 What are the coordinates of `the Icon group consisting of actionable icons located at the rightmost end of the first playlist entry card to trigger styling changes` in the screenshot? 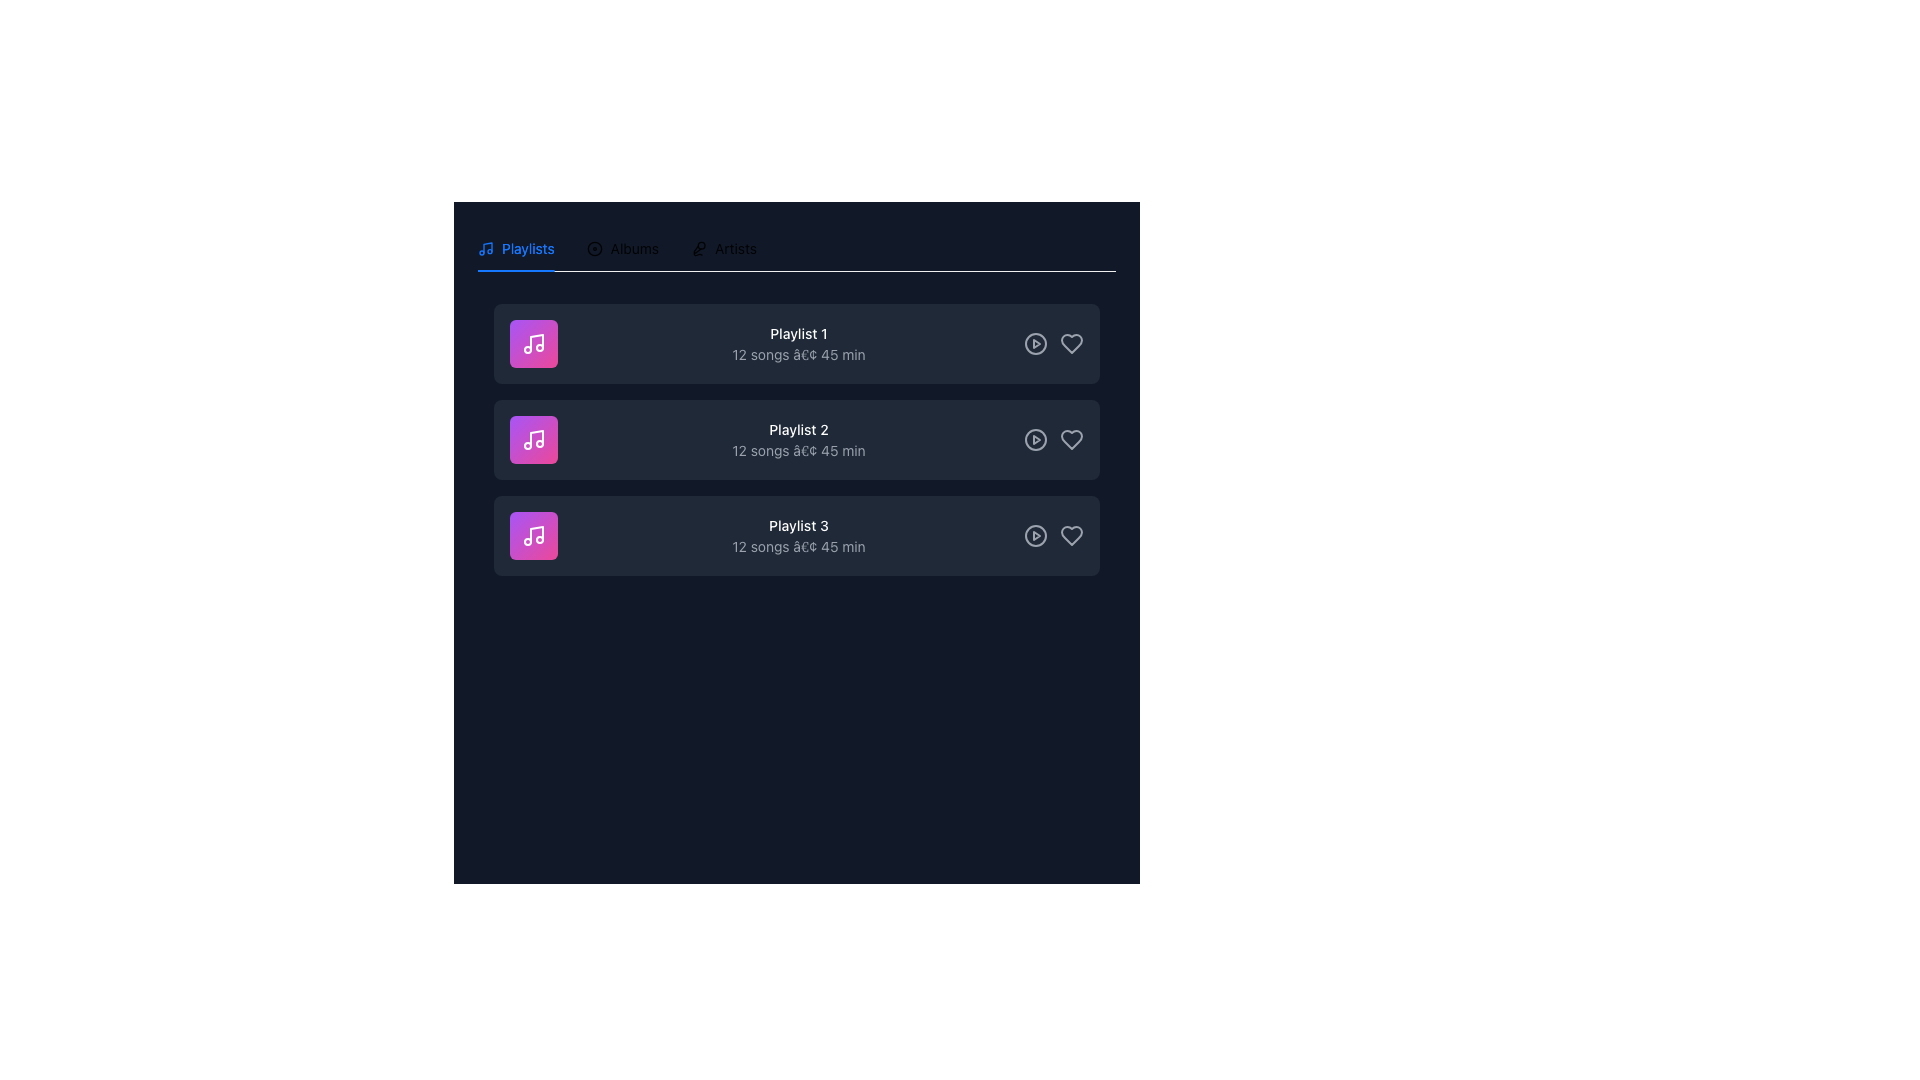 It's located at (1053, 342).